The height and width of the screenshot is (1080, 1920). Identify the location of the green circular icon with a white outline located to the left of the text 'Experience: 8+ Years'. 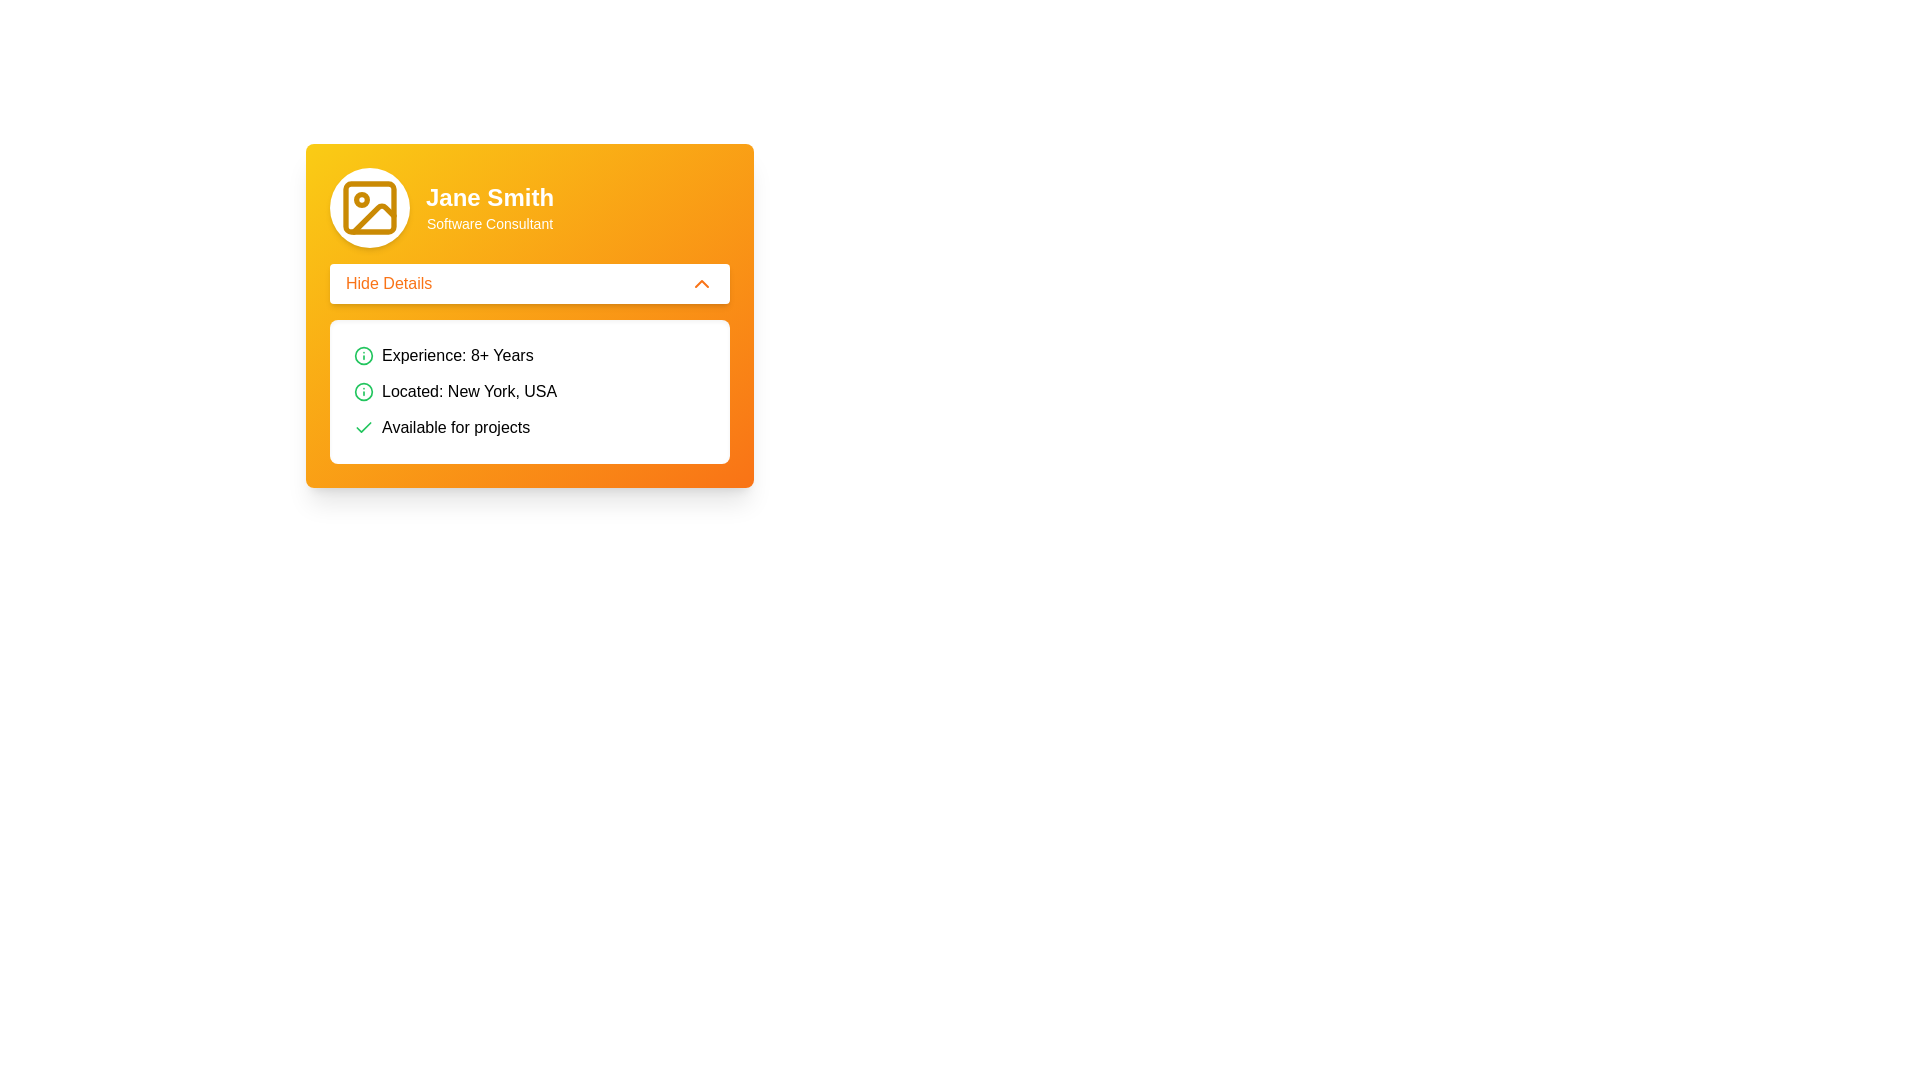
(364, 392).